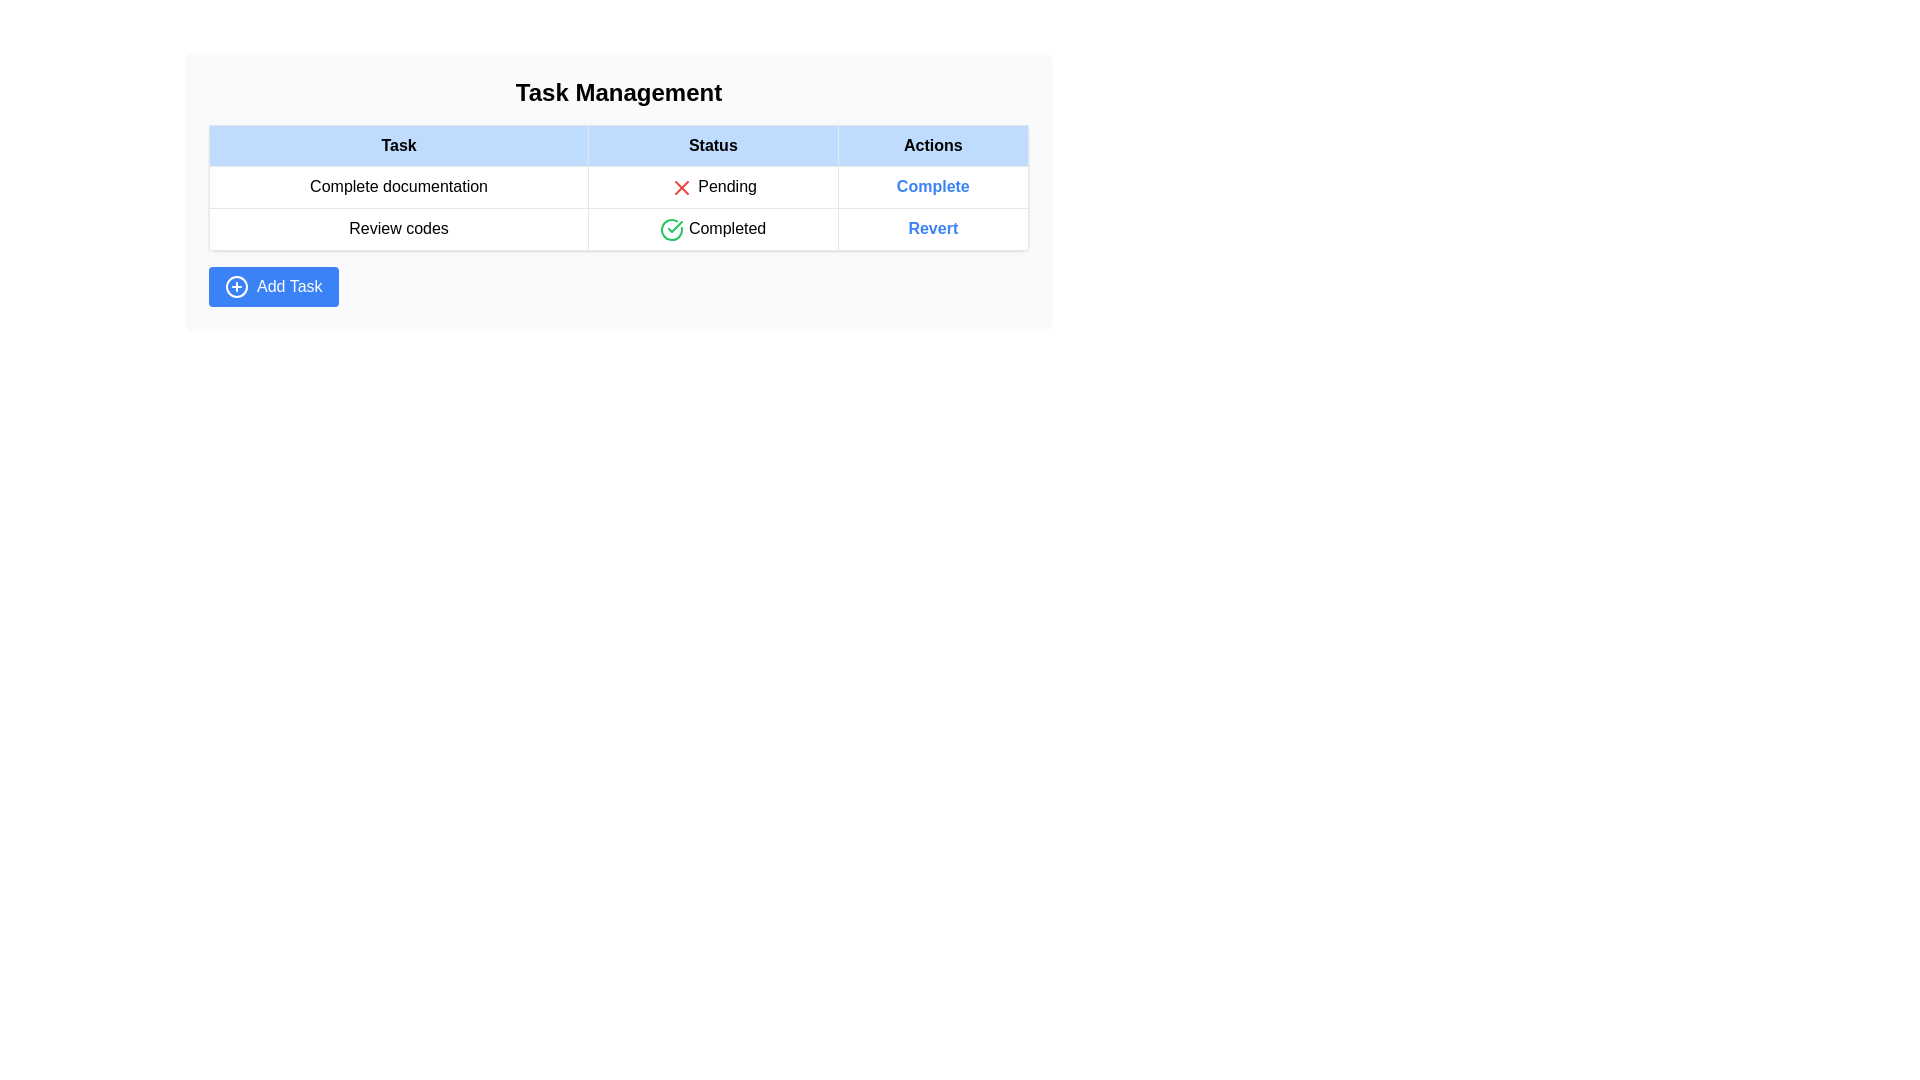 This screenshot has width=1920, height=1080. I want to click on the Text Label in the task management system, located in the second row and first column, below 'Complete documentation' and to the left of the 'Completed' status column, so click(398, 228).